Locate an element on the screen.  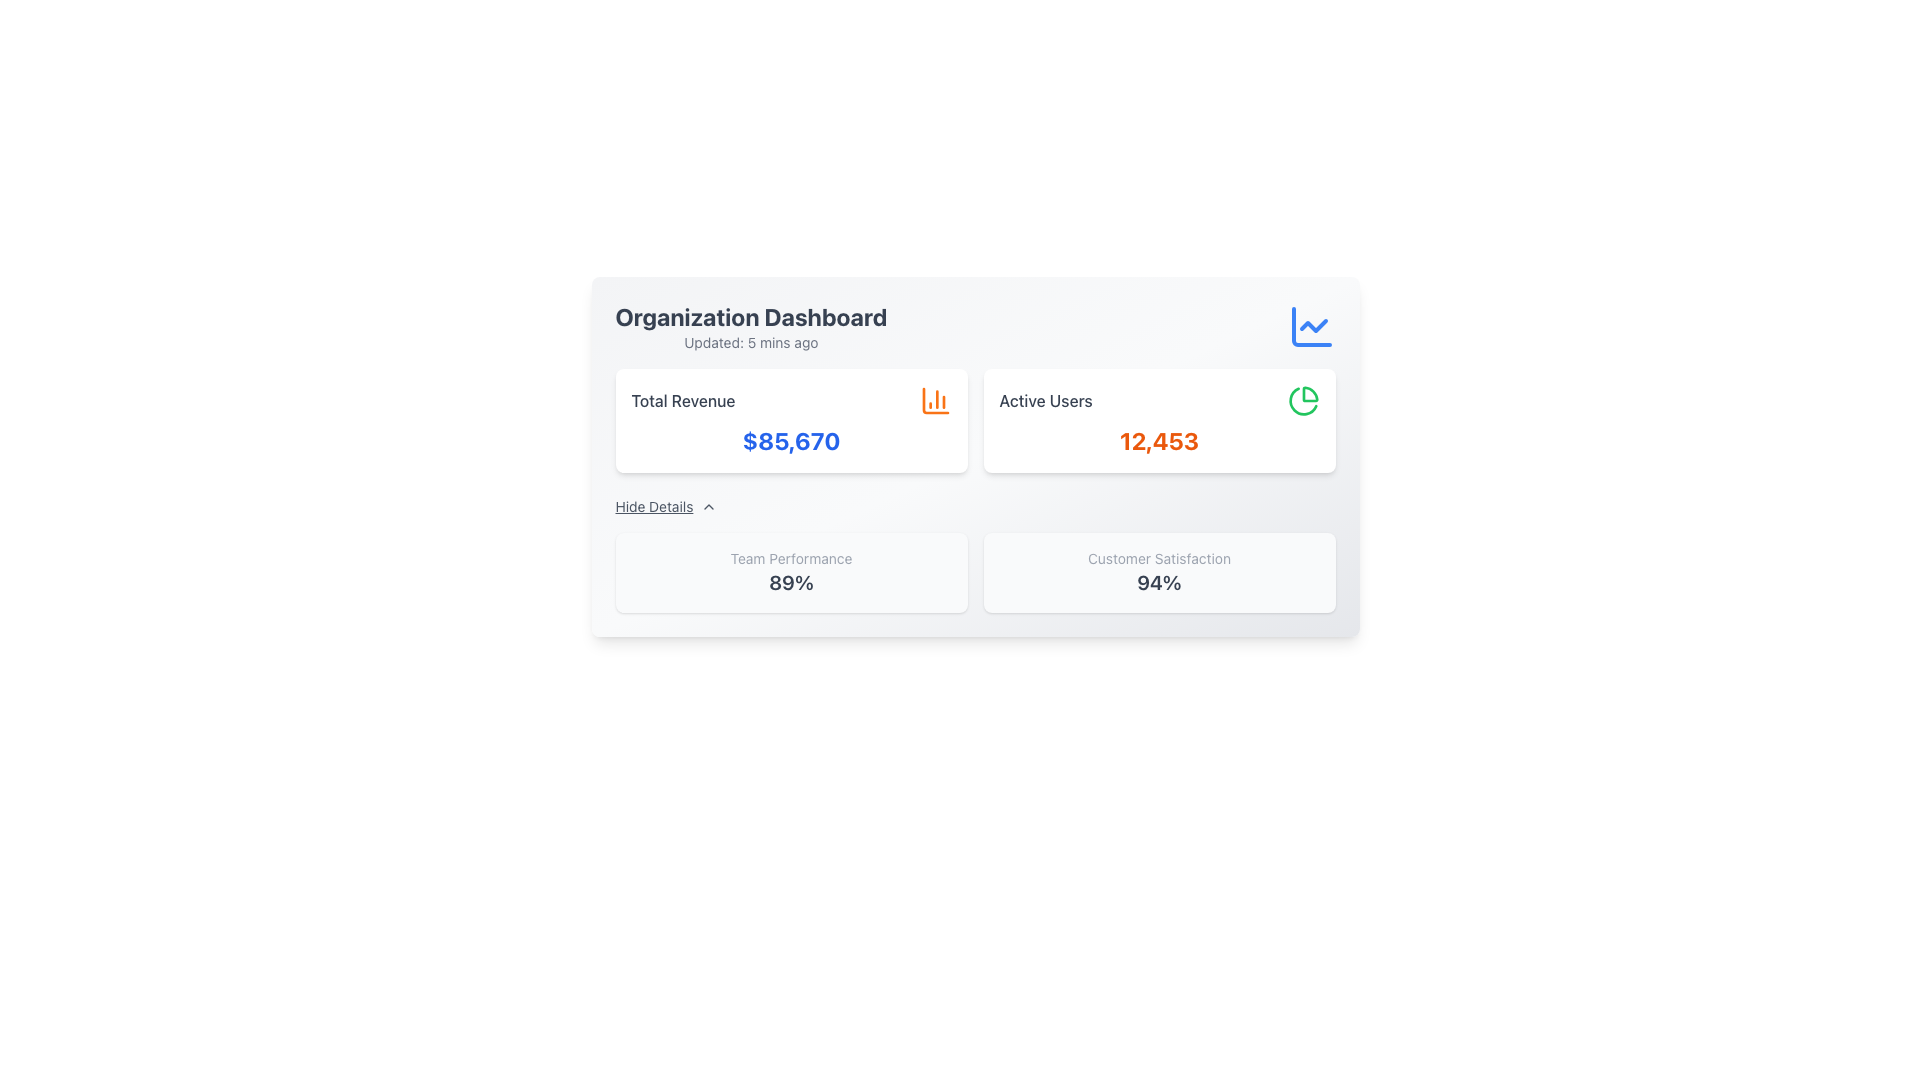
the orange bar chart icon styled with rounded edges, located to the right of the 'Total Revenue' label, positioned above the numeric revenue value is located at coordinates (934, 401).